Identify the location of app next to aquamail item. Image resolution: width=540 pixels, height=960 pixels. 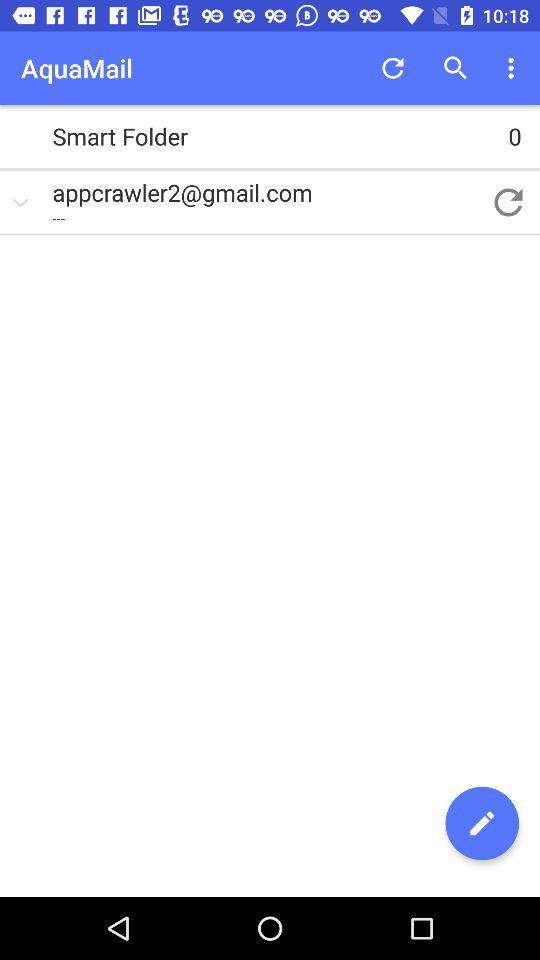
(393, 68).